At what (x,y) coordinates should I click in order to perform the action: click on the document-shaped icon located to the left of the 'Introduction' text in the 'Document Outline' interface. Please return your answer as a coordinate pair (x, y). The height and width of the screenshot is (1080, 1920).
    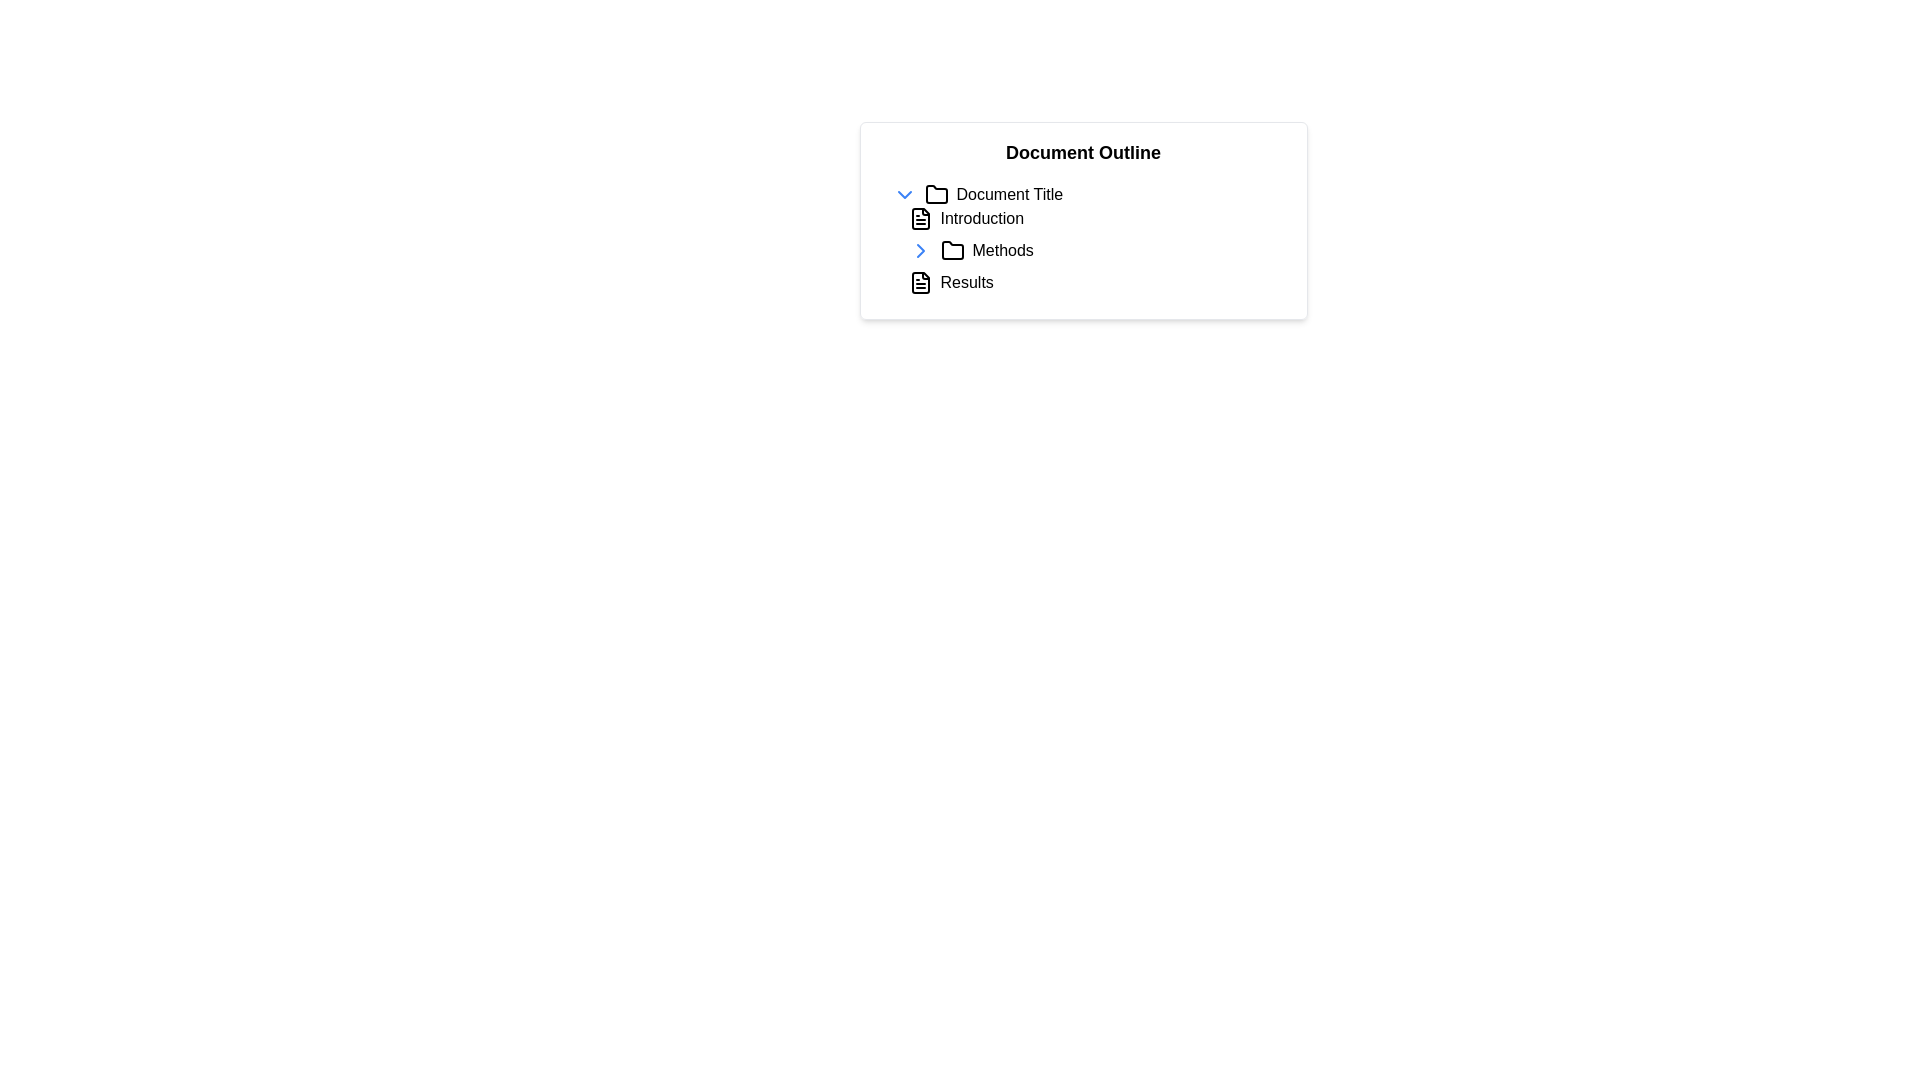
    Looking at the image, I should click on (919, 219).